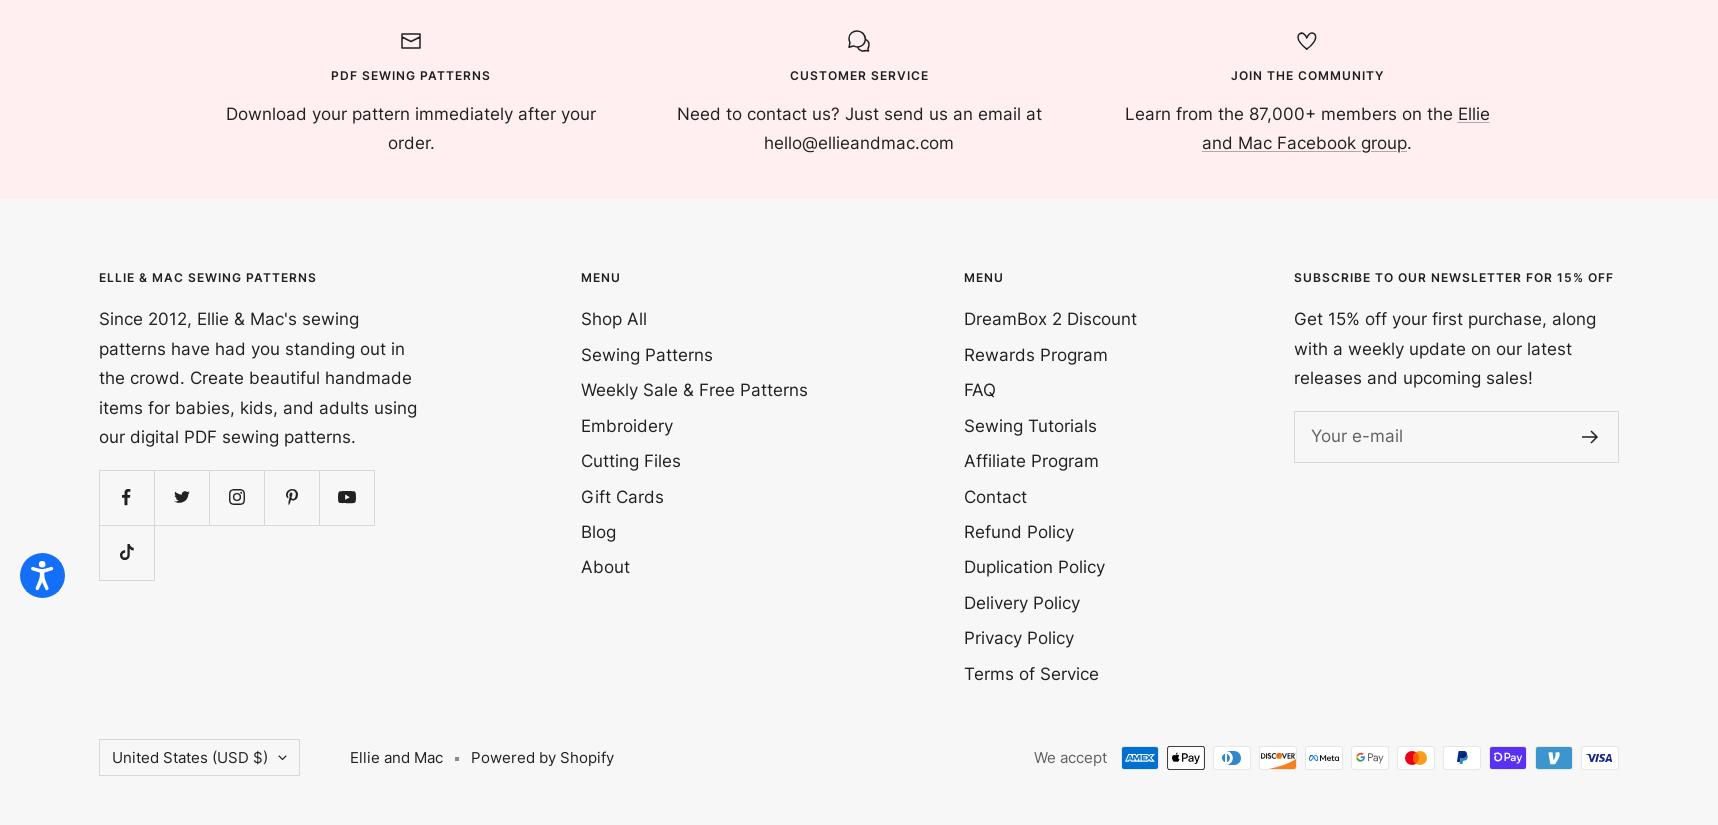 The image size is (1718, 825). Describe the element at coordinates (189, 175) in the screenshot. I see `'Burkina Faso (USD $)'` at that location.